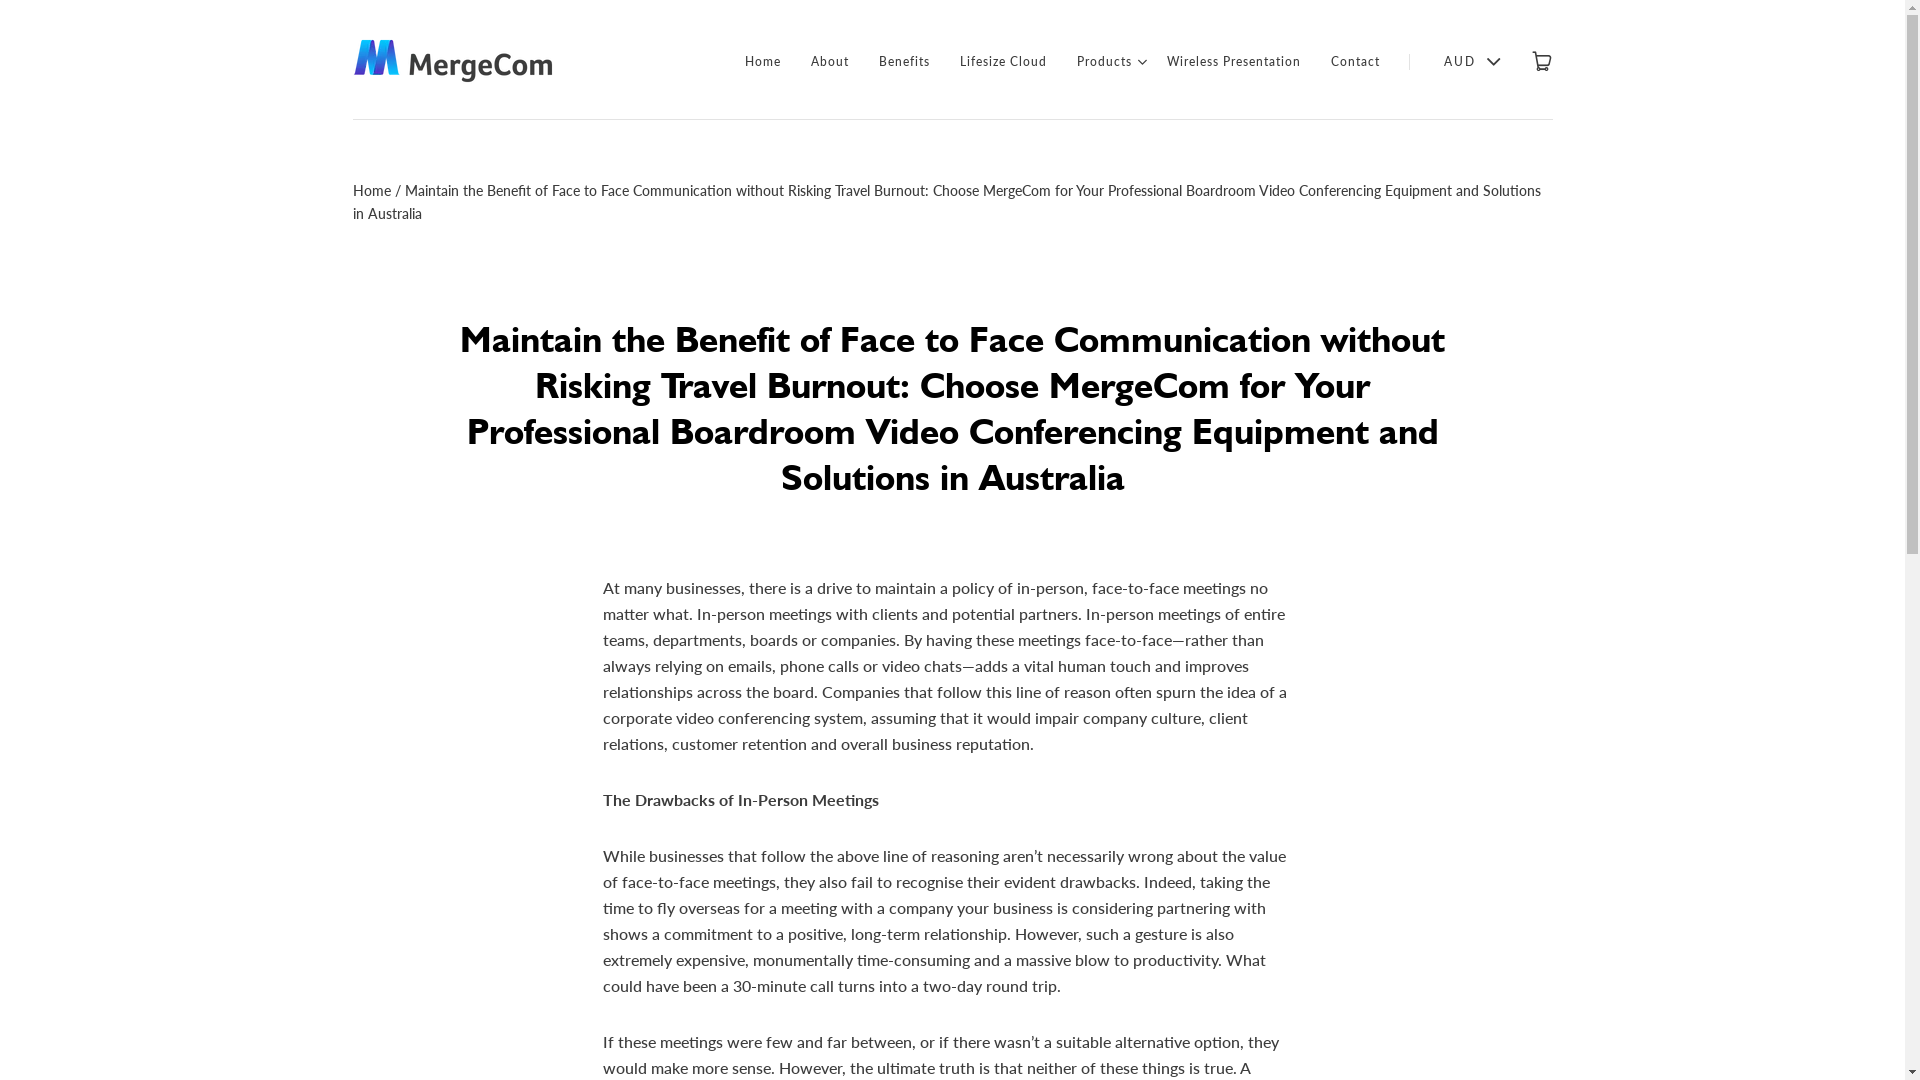  I want to click on 'Benefits', so click(902, 60).